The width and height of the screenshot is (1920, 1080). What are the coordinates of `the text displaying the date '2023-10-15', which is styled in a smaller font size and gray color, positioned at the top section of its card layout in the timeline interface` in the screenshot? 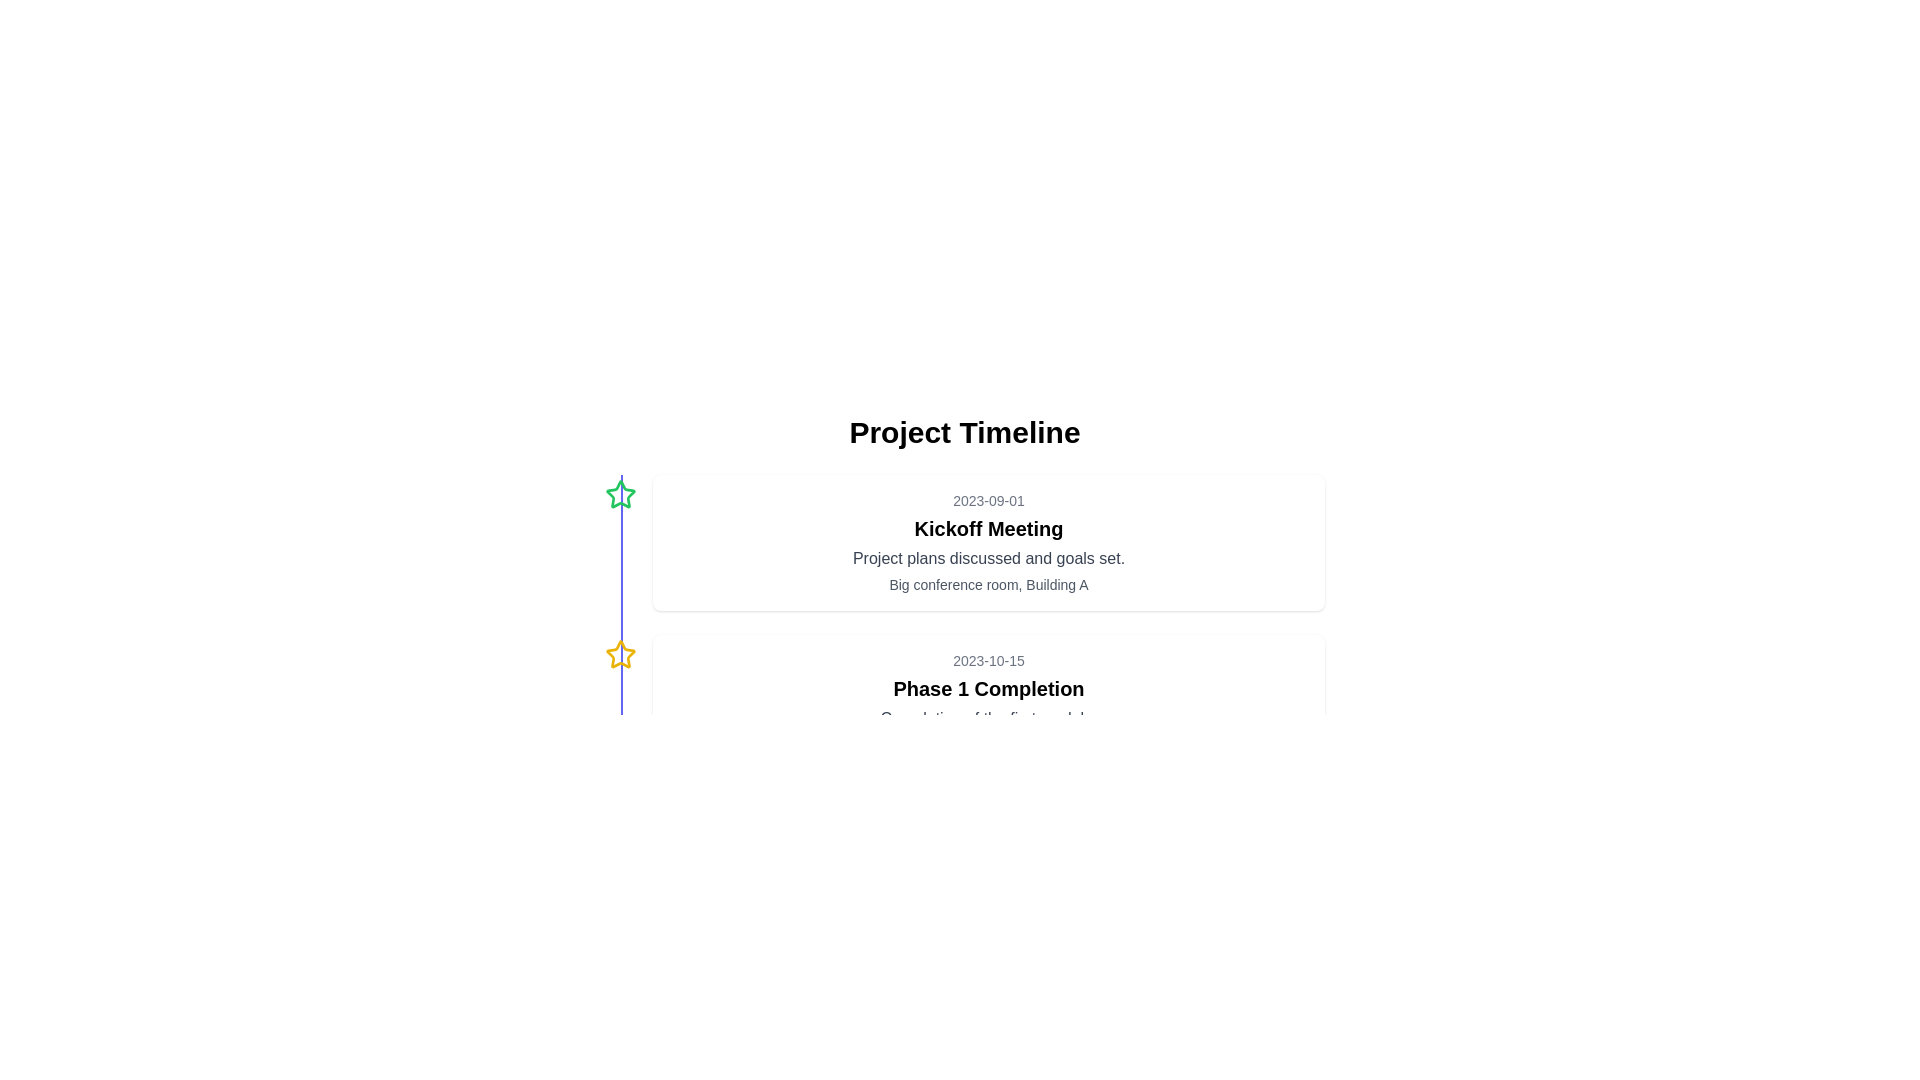 It's located at (988, 660).